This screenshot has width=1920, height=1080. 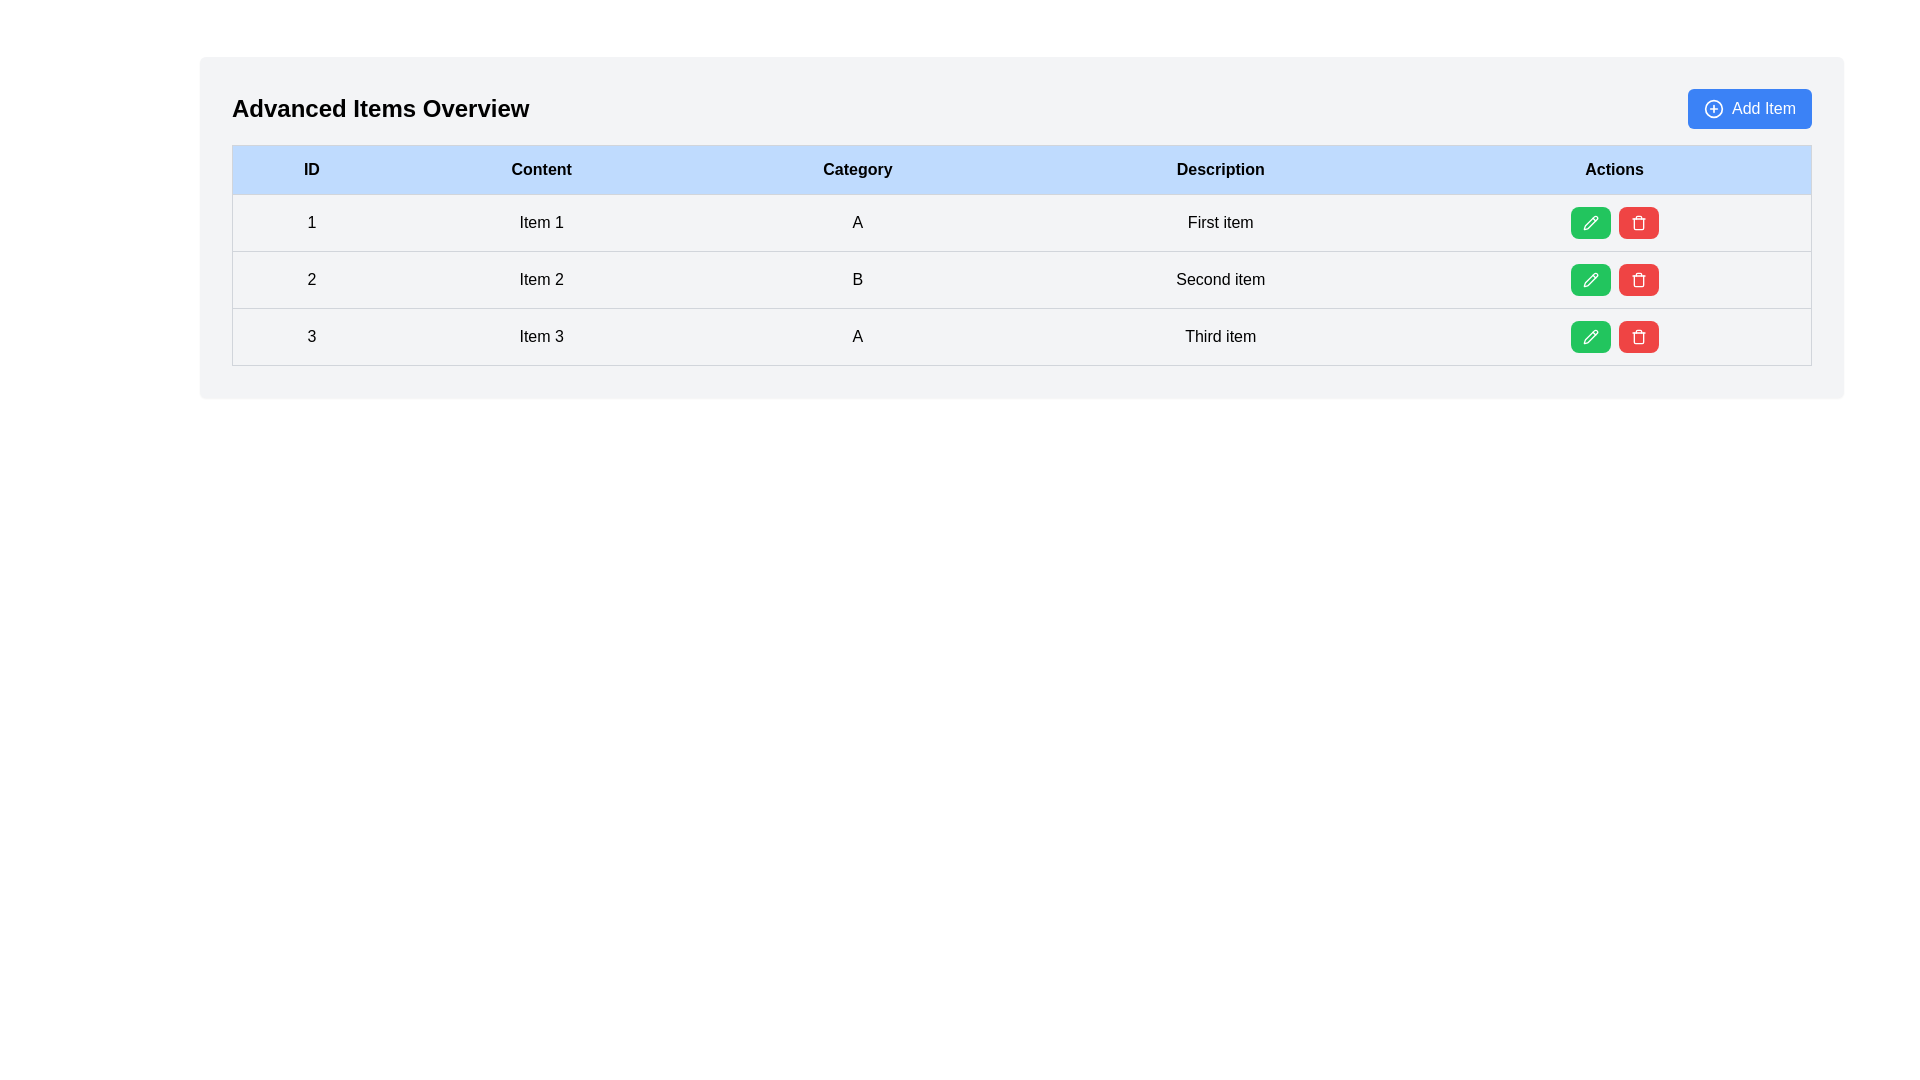 I want to click on the delete button located in the 'Actions' column of the third row in the table, so click(x=1638, y=335).